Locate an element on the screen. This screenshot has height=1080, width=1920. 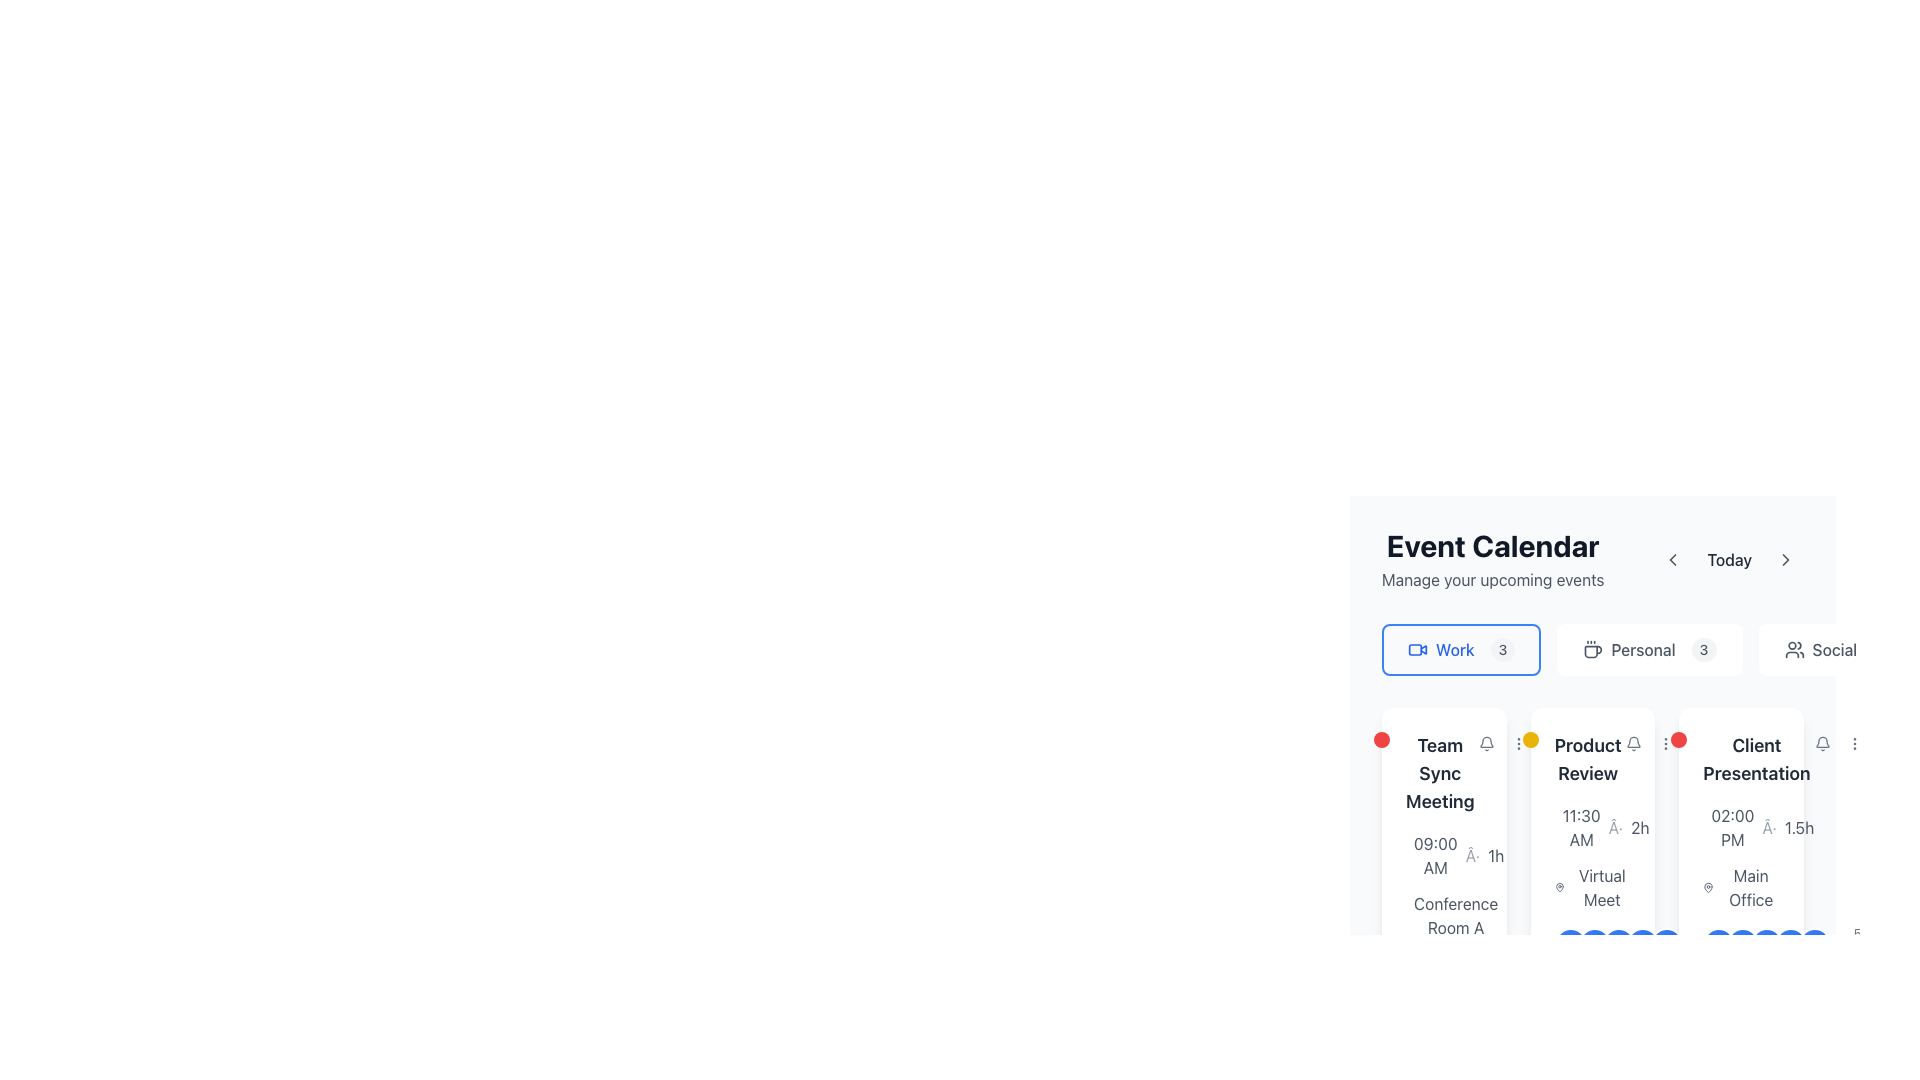
the central white circle outlined in black within the clock icon on the 'Product Review' event card is located at coordinates (1565, 832).